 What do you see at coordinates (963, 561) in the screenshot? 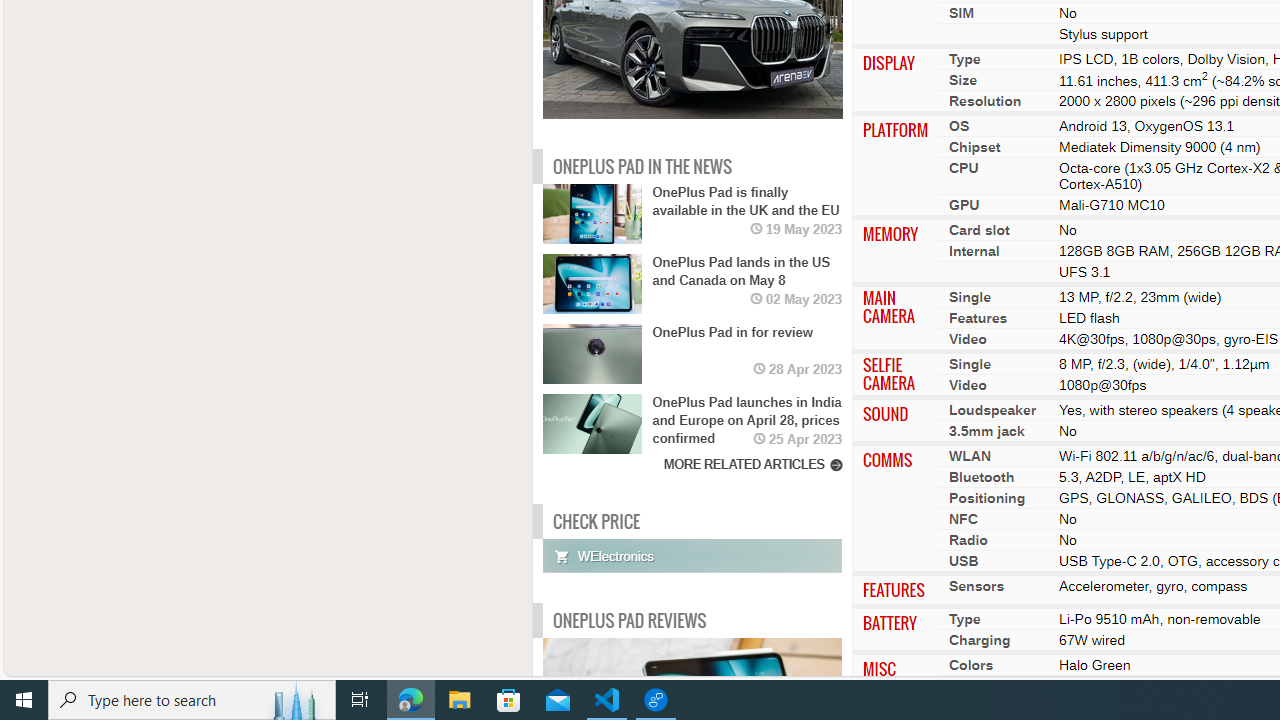
I see `'USB'` at bounding box center [963, 561].